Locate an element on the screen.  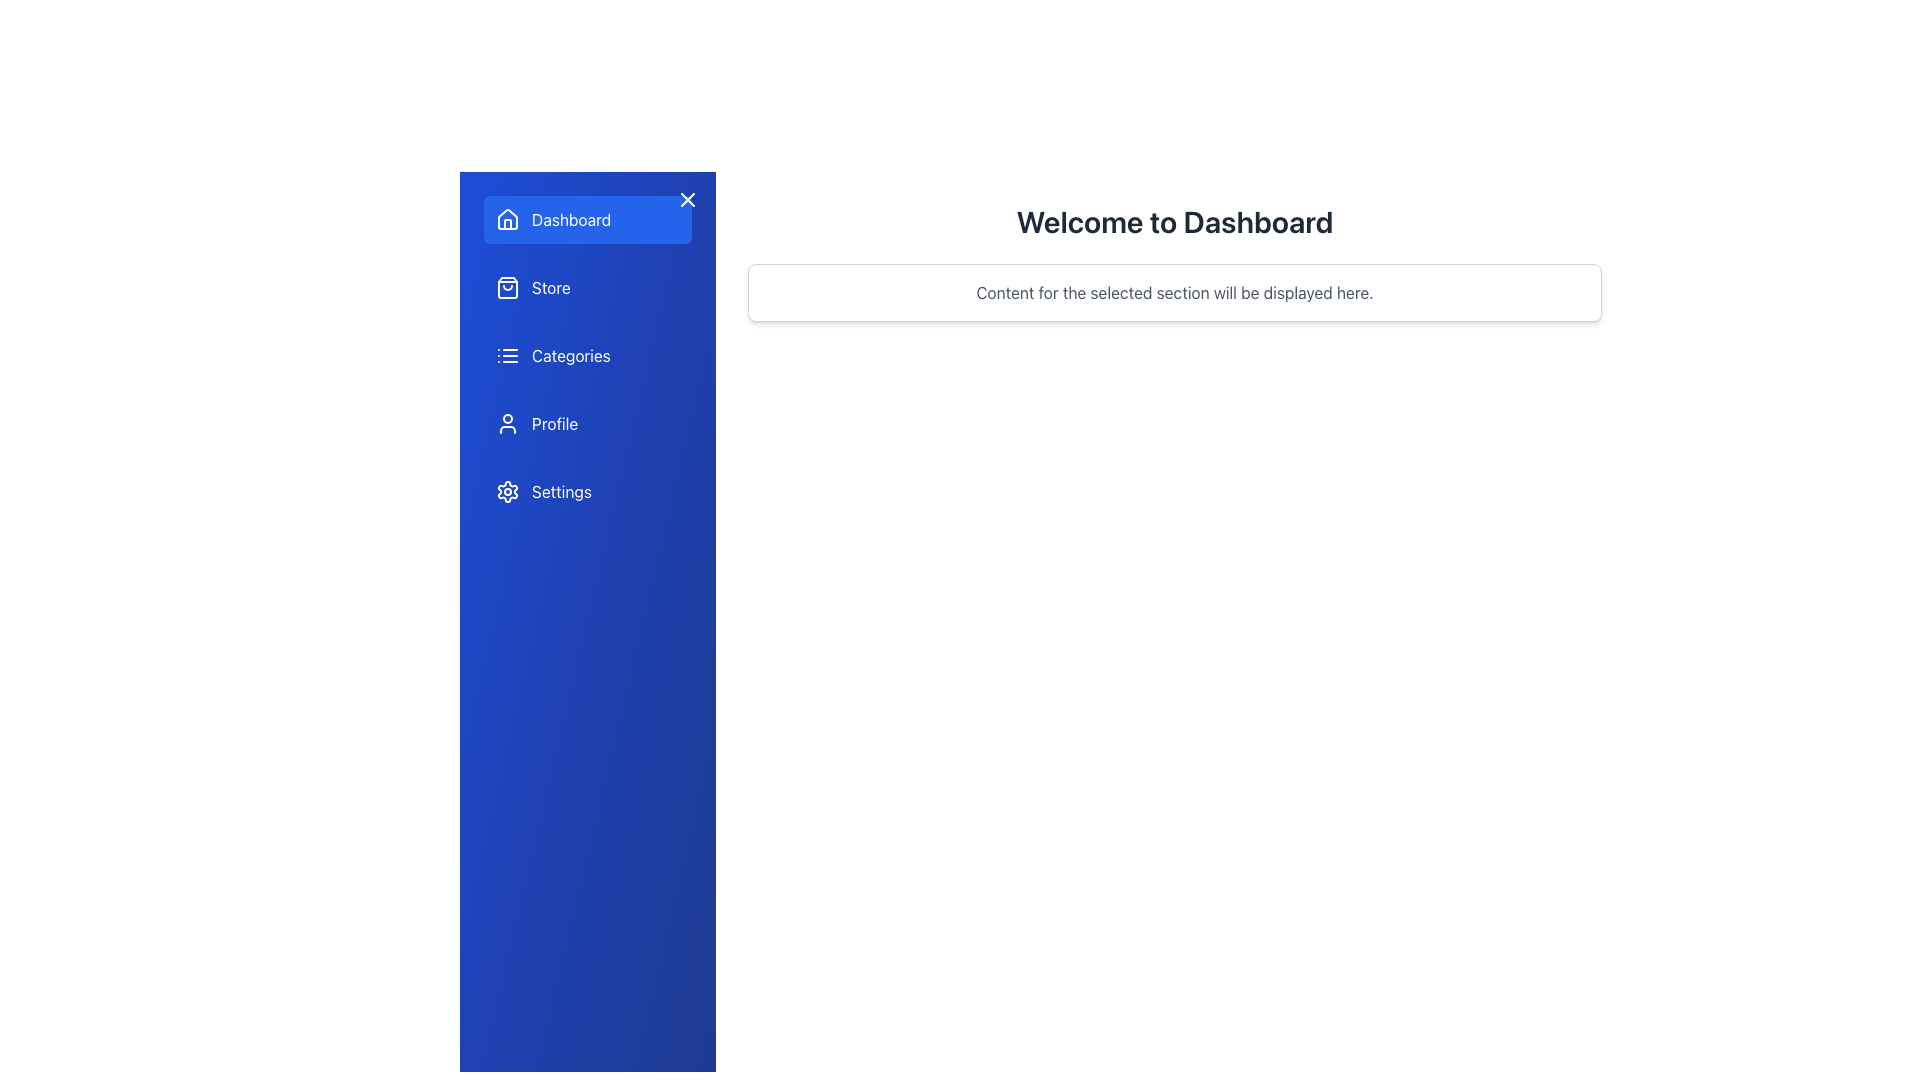
the Text Element displaying 'Content for the selected section will be displayed here.' in gray font, positioned in the center-right section of the interface is located at coordinates (1175, 293).